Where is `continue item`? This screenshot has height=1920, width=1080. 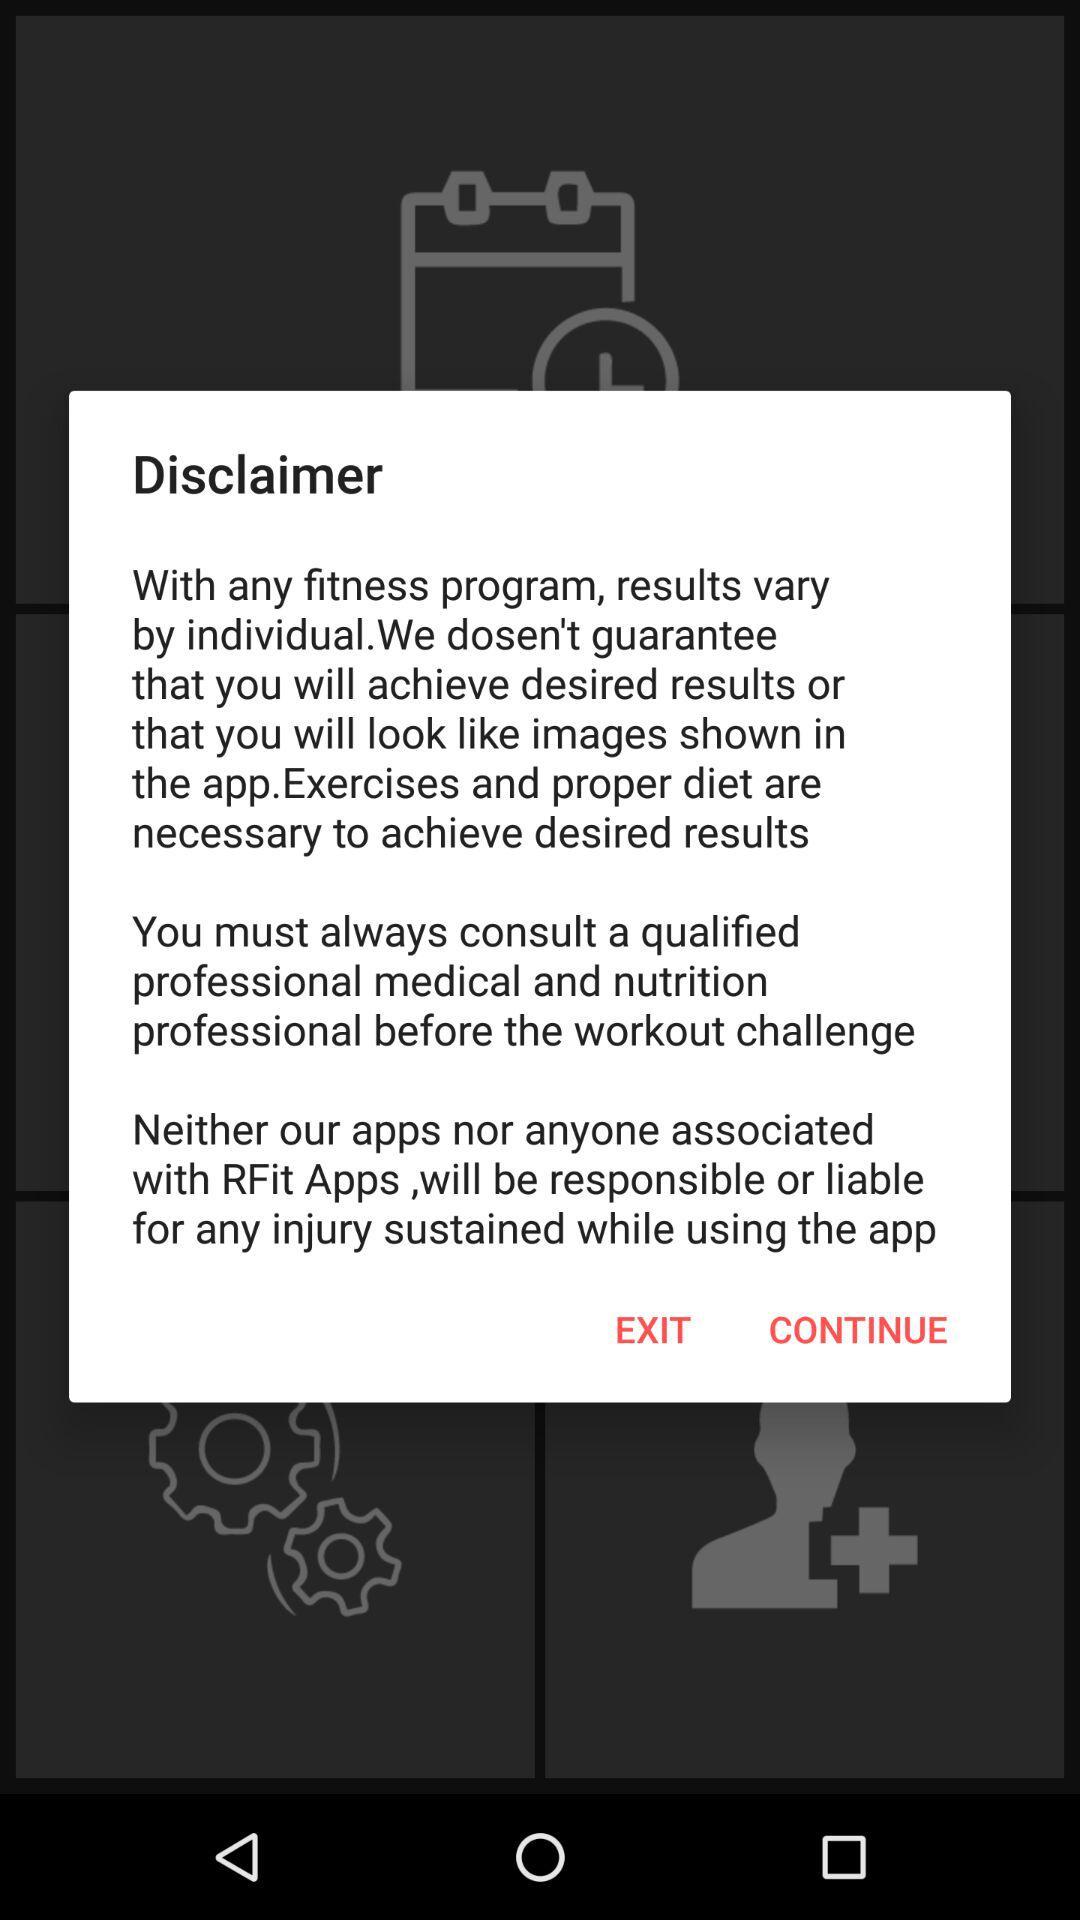 continue item is located at coordinates (857, 1329).